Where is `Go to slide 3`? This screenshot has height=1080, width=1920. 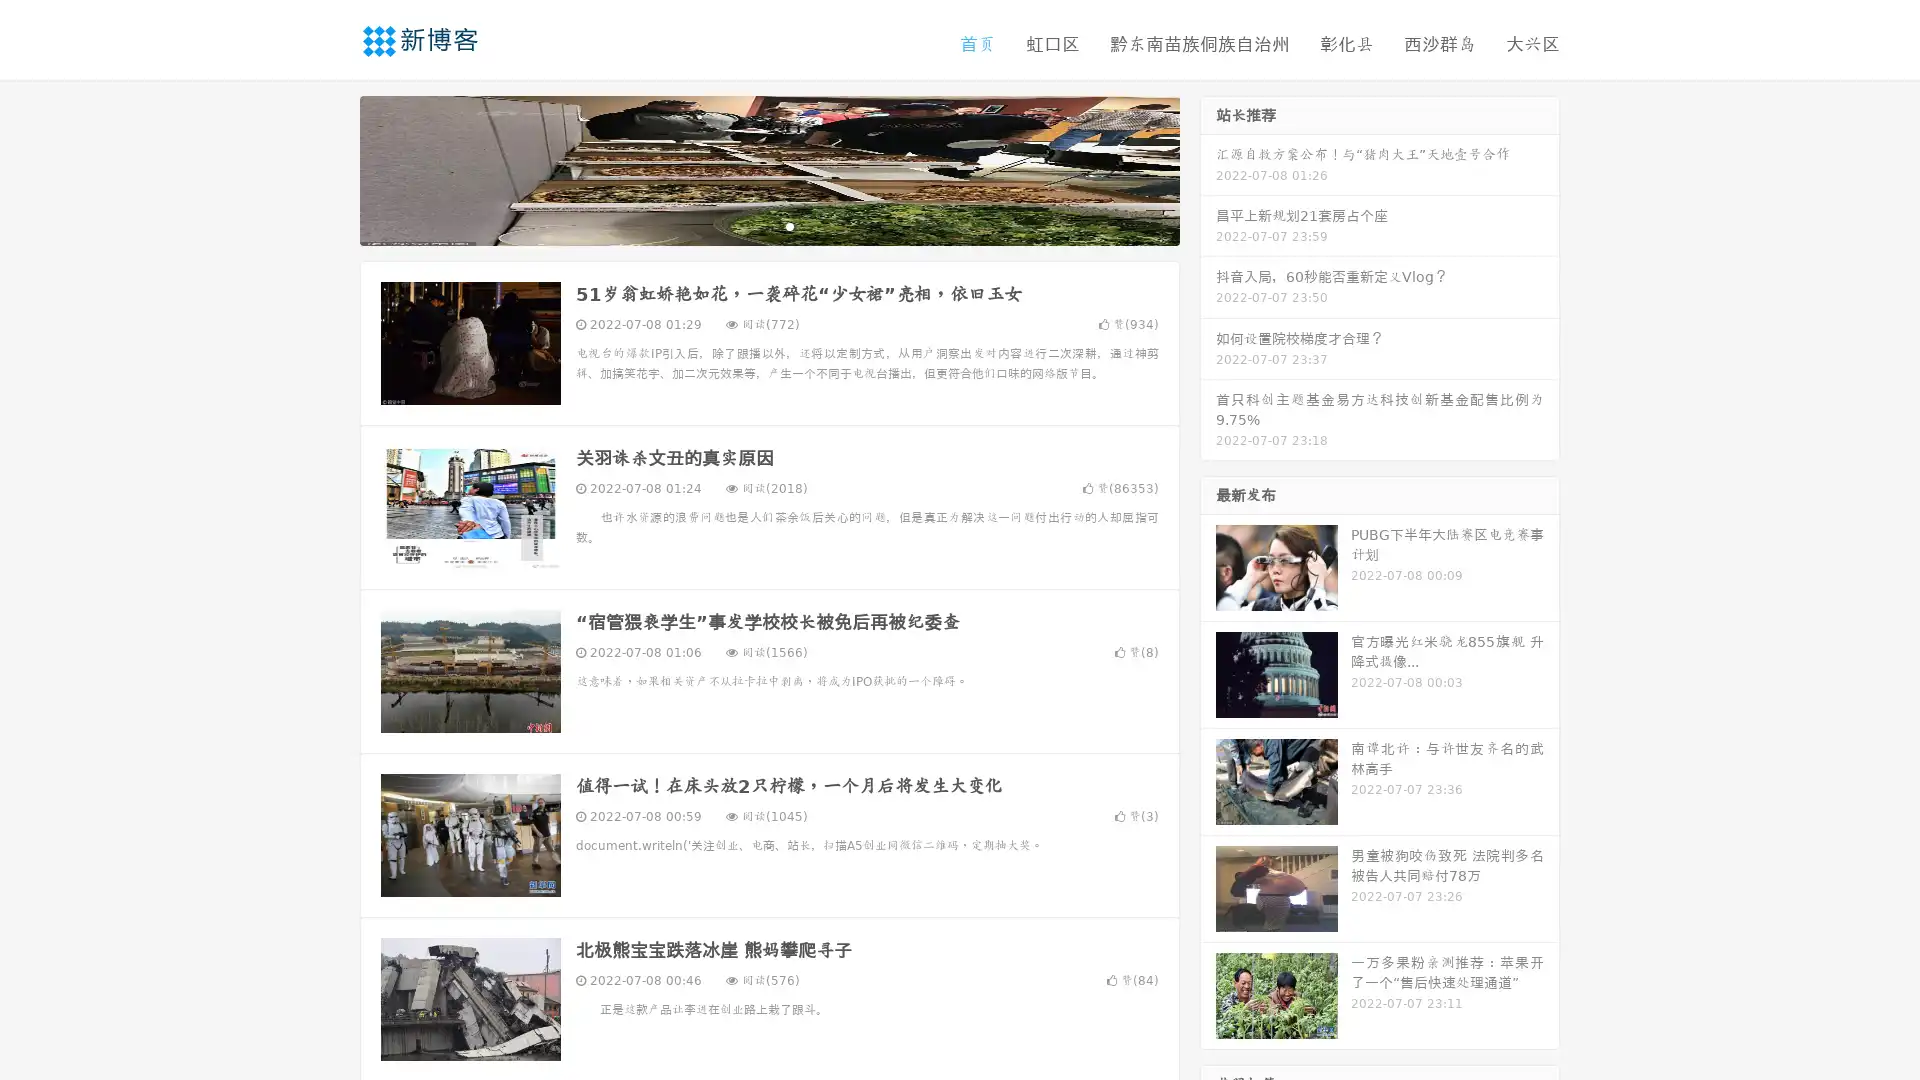
Go to slide 3 is located at coordinates (789, 225).